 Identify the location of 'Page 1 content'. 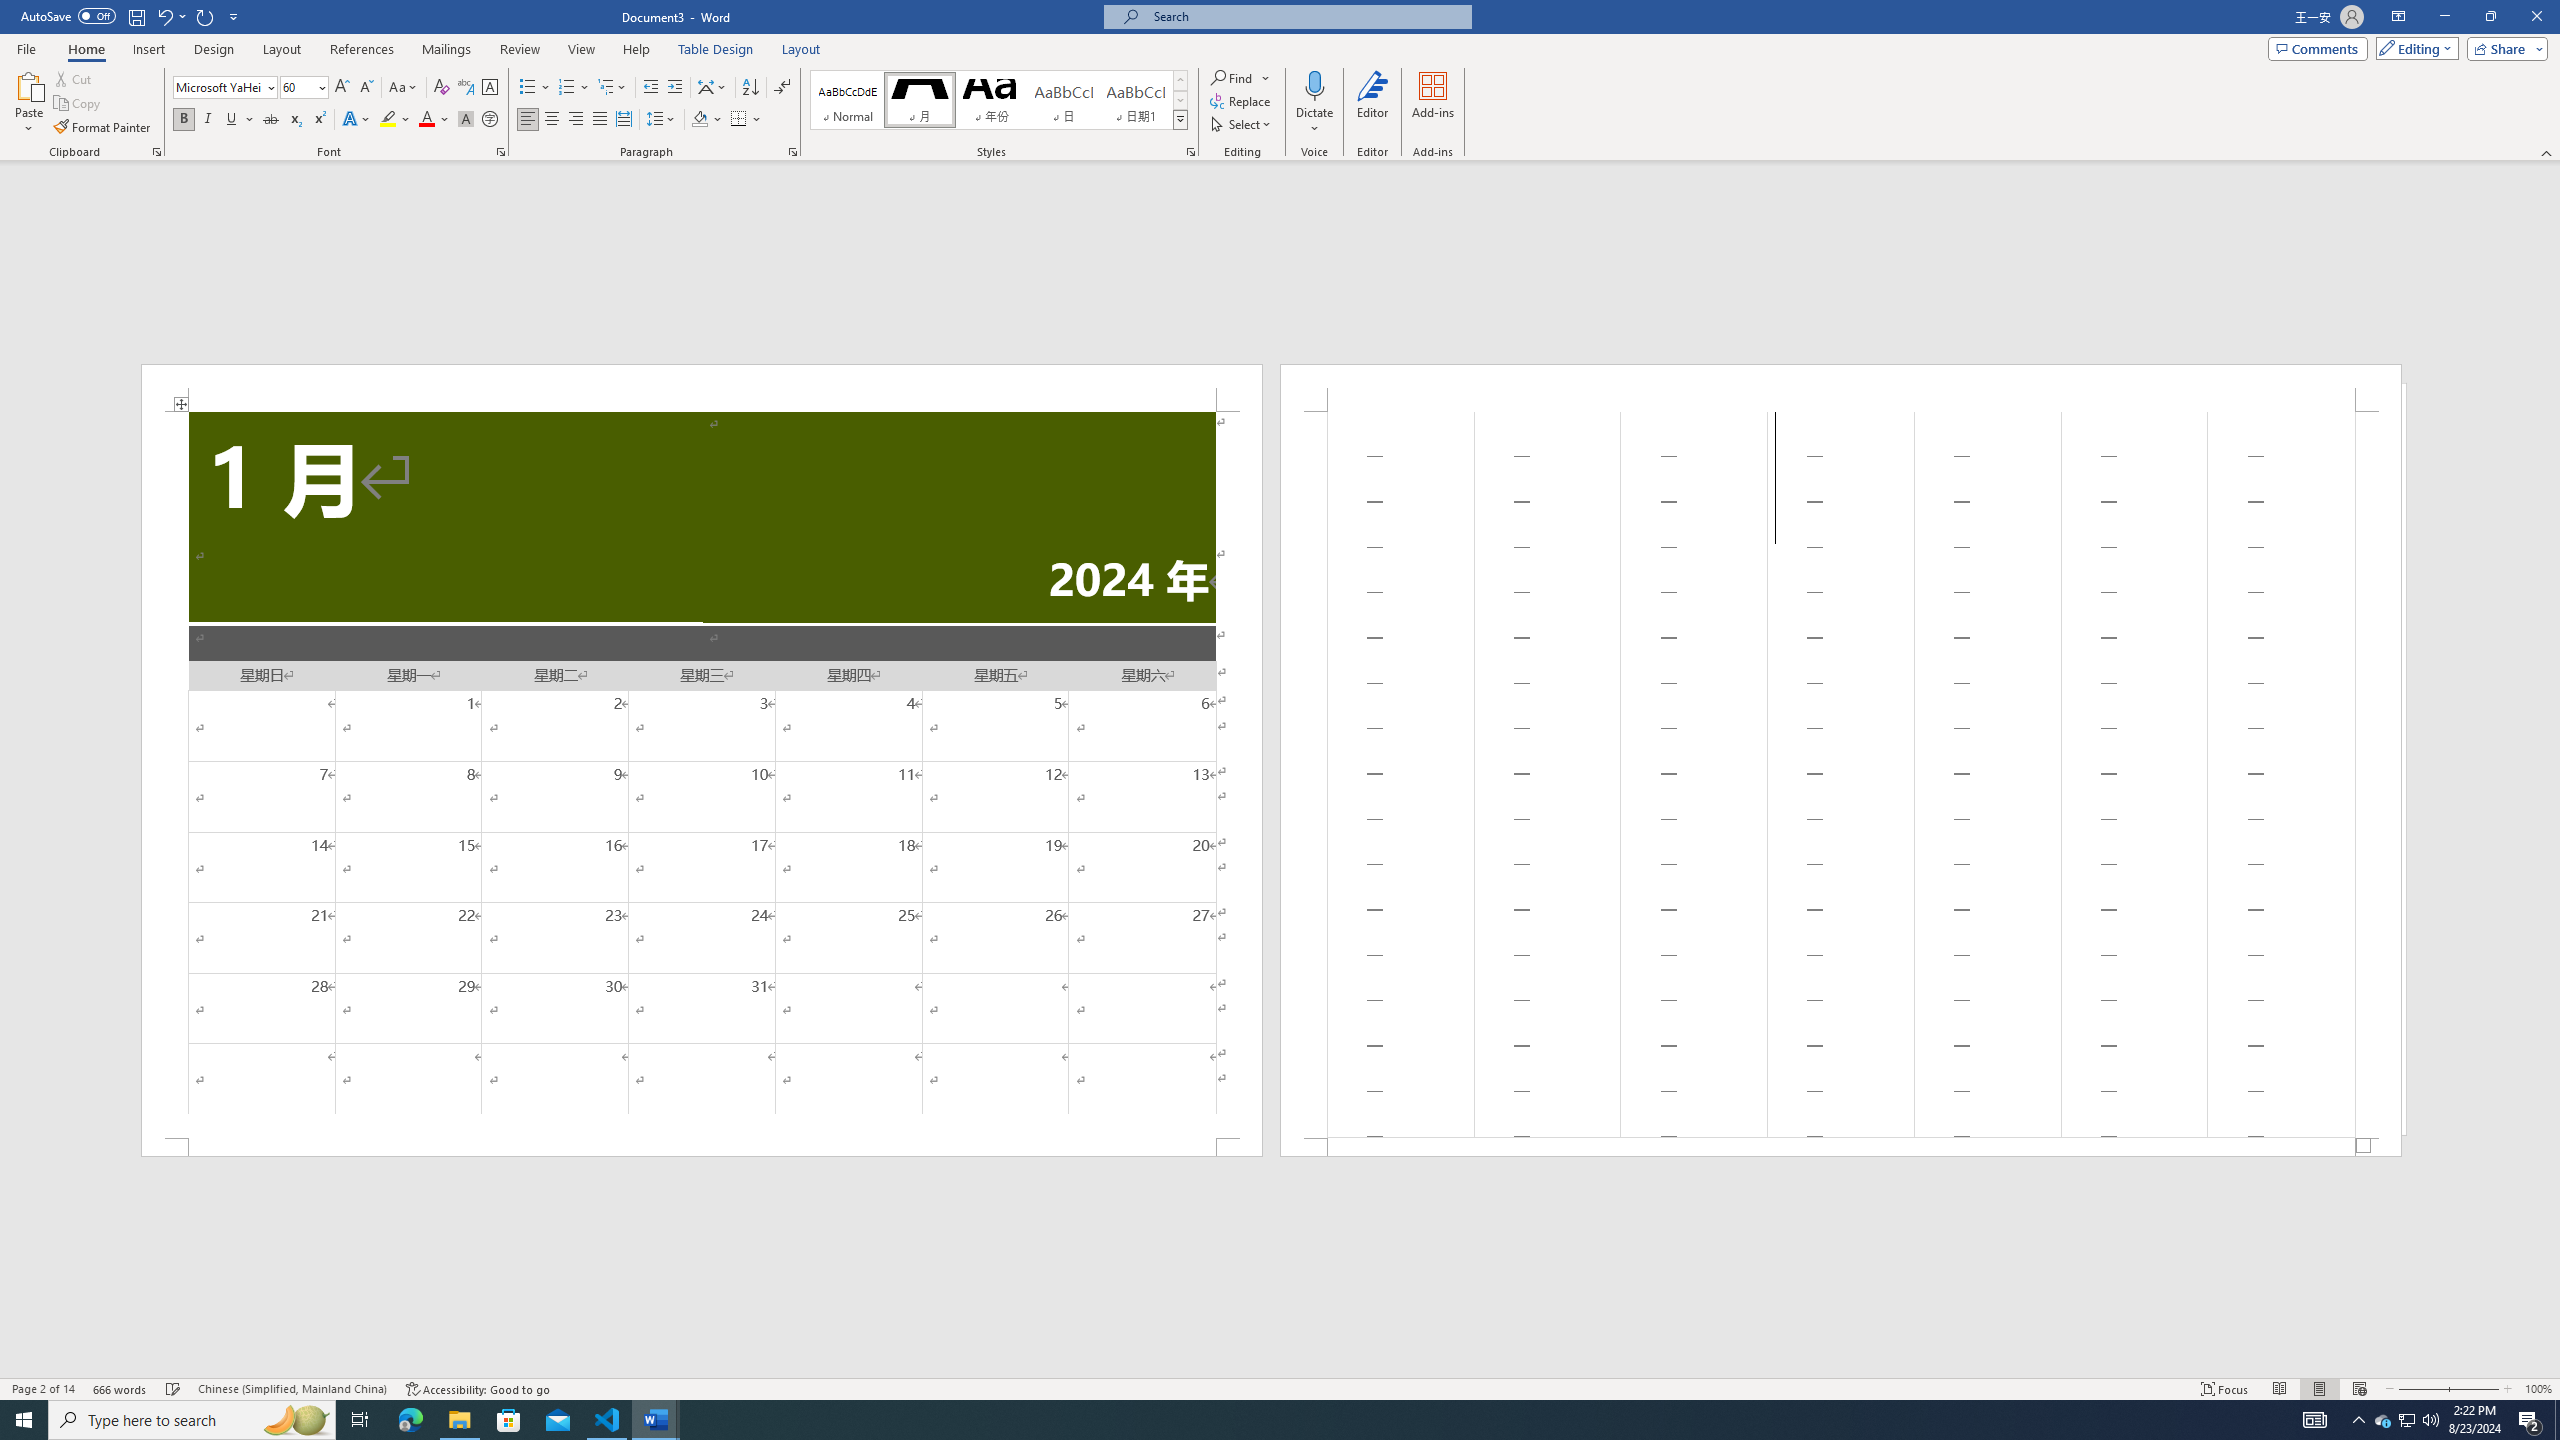
(701, 773).